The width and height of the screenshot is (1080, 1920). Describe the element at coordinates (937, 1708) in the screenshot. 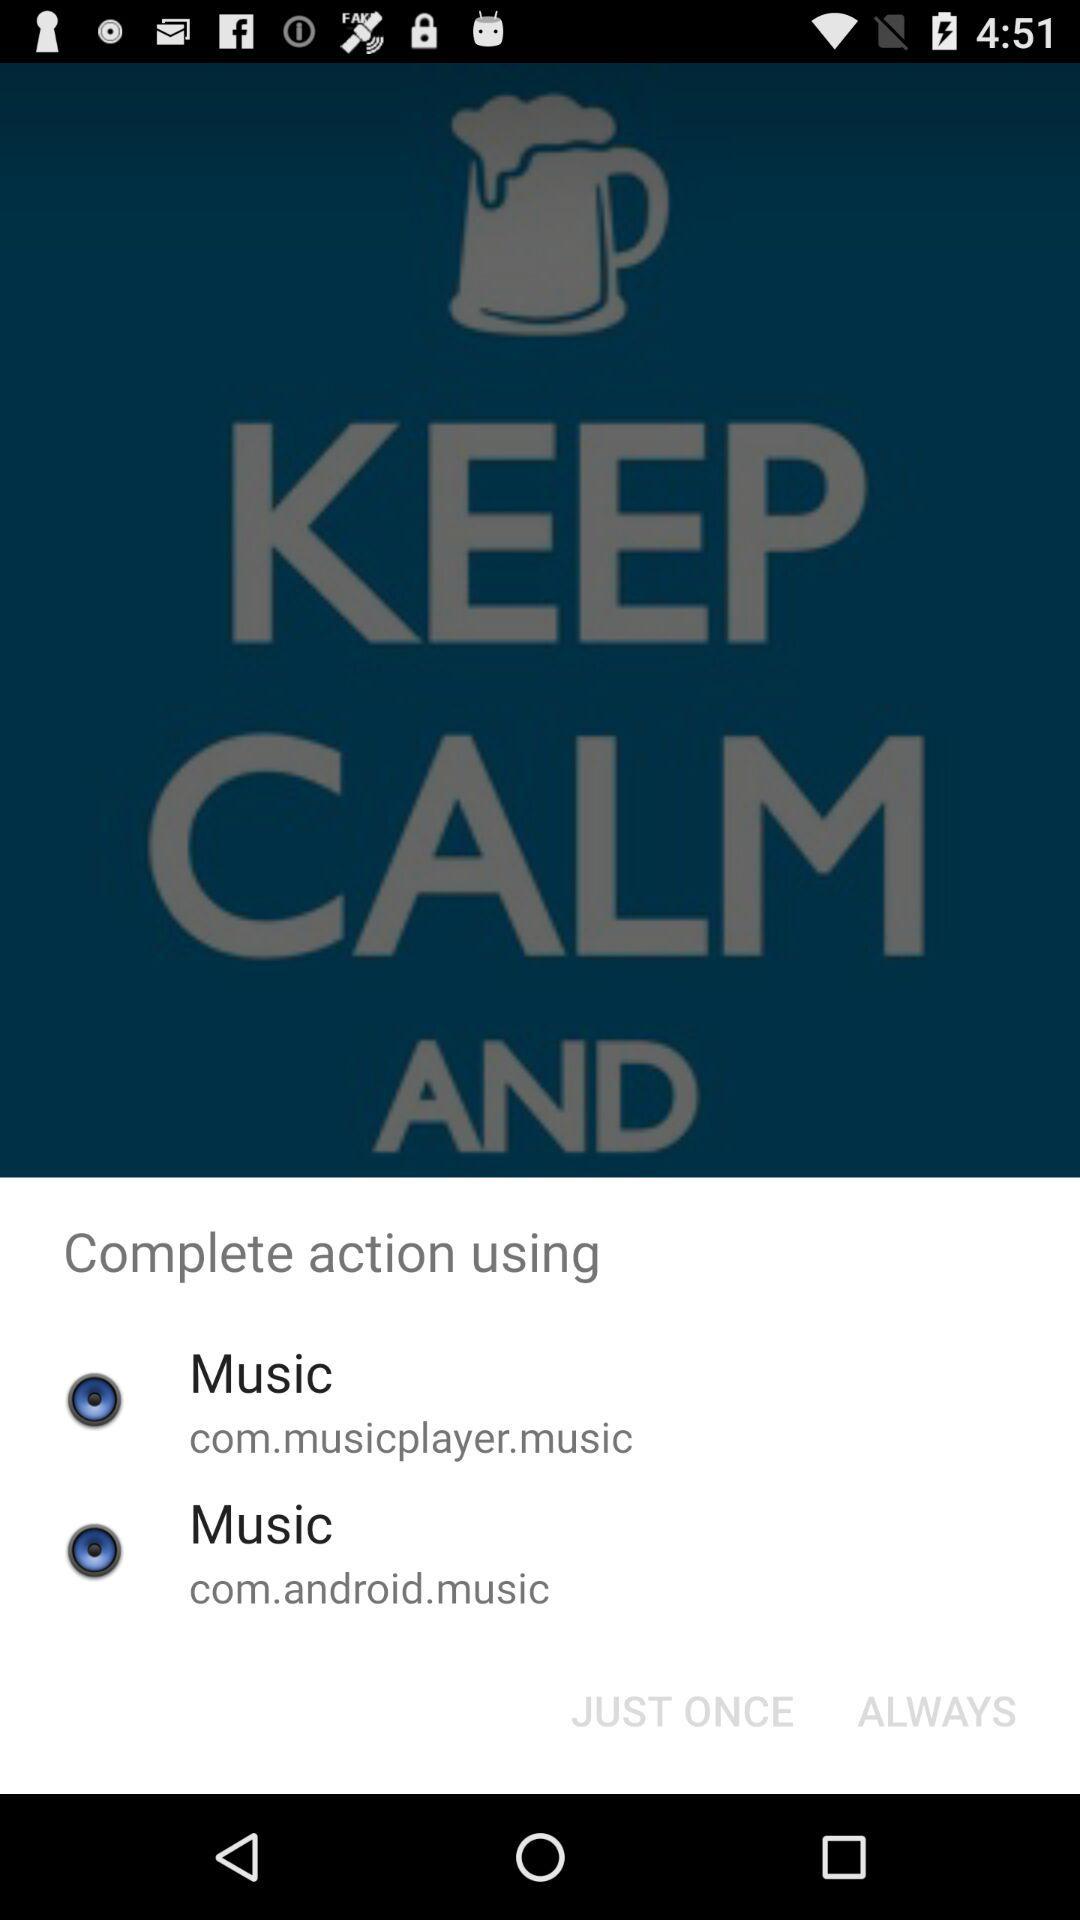

I see `the button next to the just once` at that location.